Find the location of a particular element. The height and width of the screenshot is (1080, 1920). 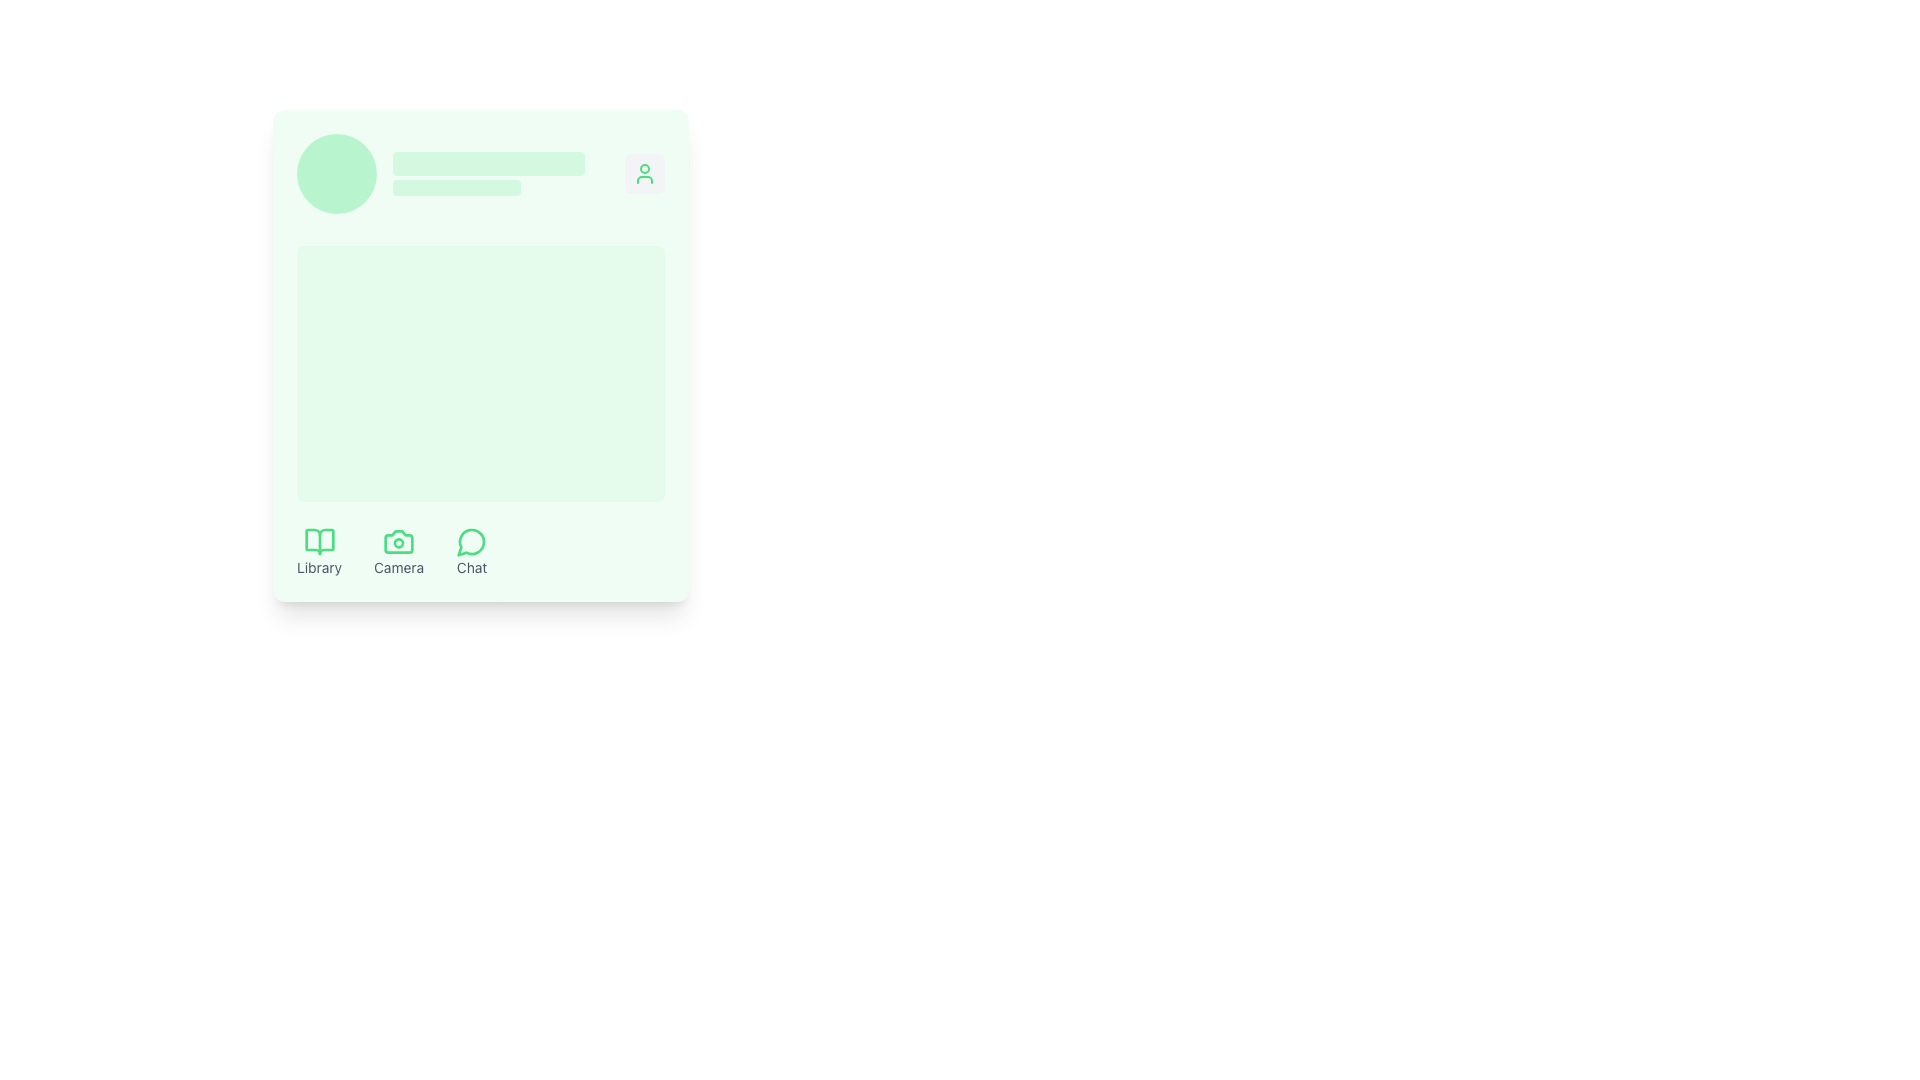

the Component group consisting of avatar and placeholders, which features a circular green pulsating shape on the left and two horizontal green bars on the right is located at coordinates (440, 172).